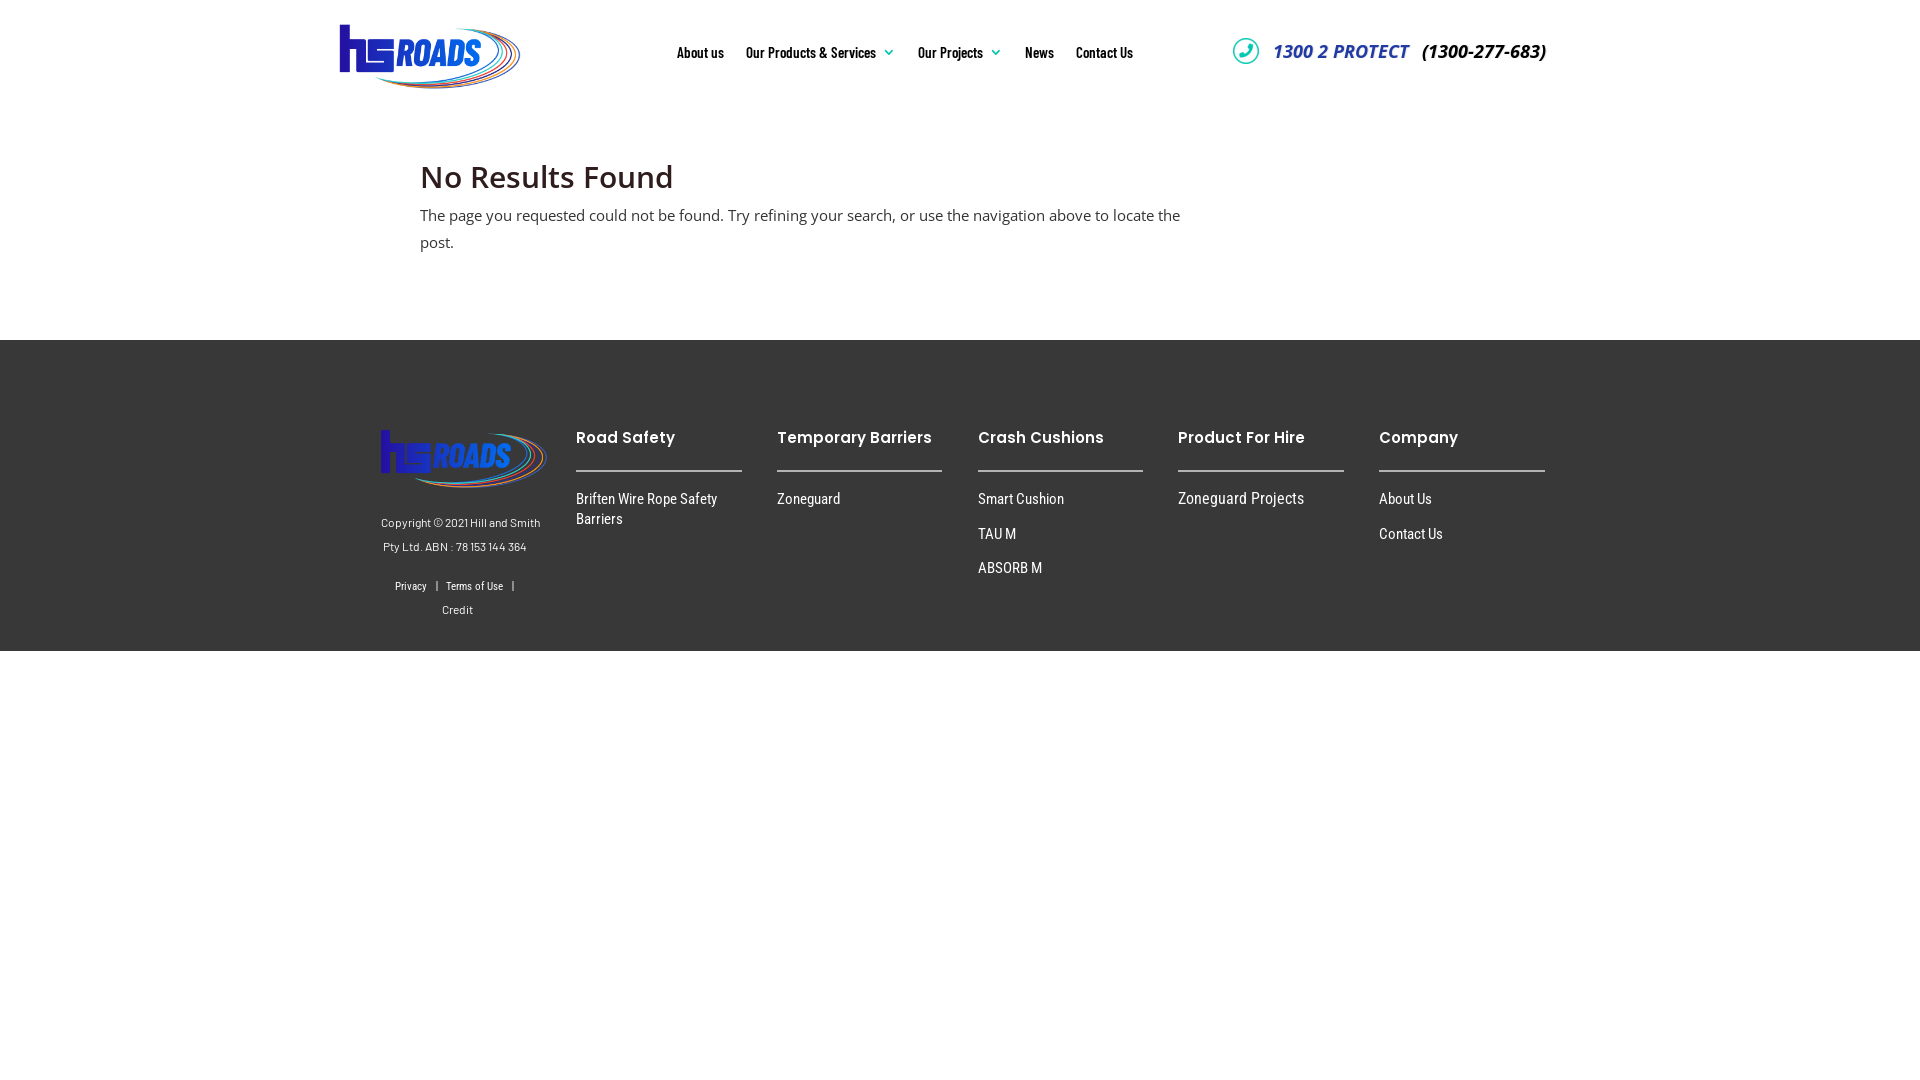 This screenshot has height=1080, width=1920. Describe the element at coordinates (456, 609) in the screenshot. I see `'Credit'` at that location.